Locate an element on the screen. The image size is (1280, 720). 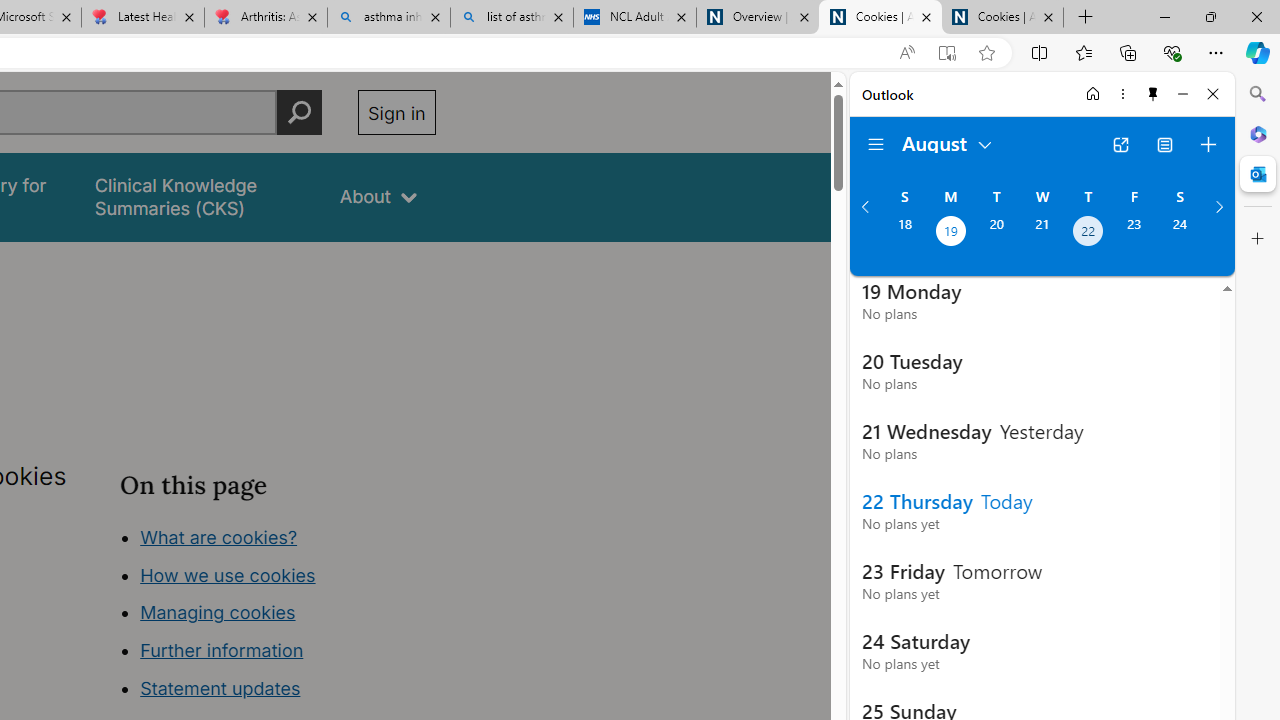
'Monday, August 19, 2024. Date selected. ' is located at coordinates (949, 232).